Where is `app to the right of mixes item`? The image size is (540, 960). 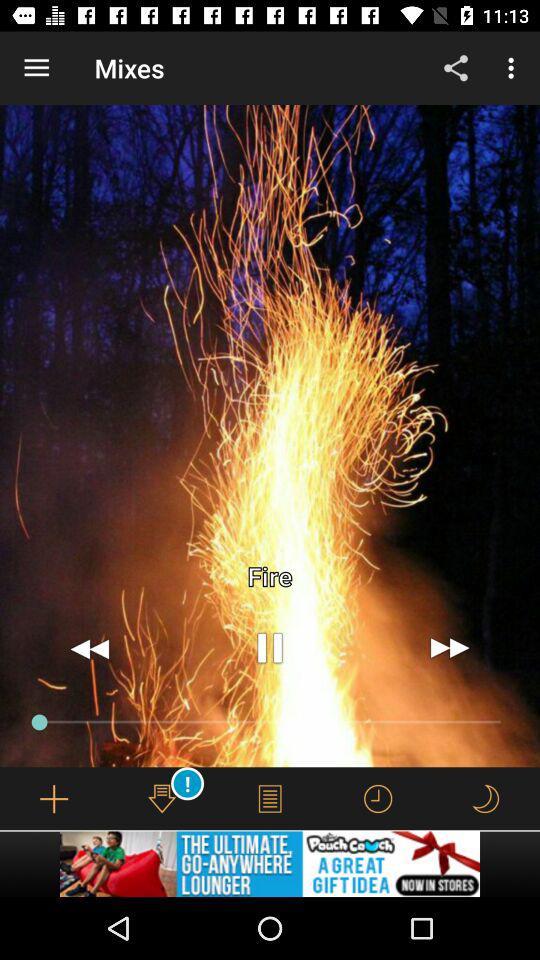 app to the right of mixes item is located at coordinates (455, 68).